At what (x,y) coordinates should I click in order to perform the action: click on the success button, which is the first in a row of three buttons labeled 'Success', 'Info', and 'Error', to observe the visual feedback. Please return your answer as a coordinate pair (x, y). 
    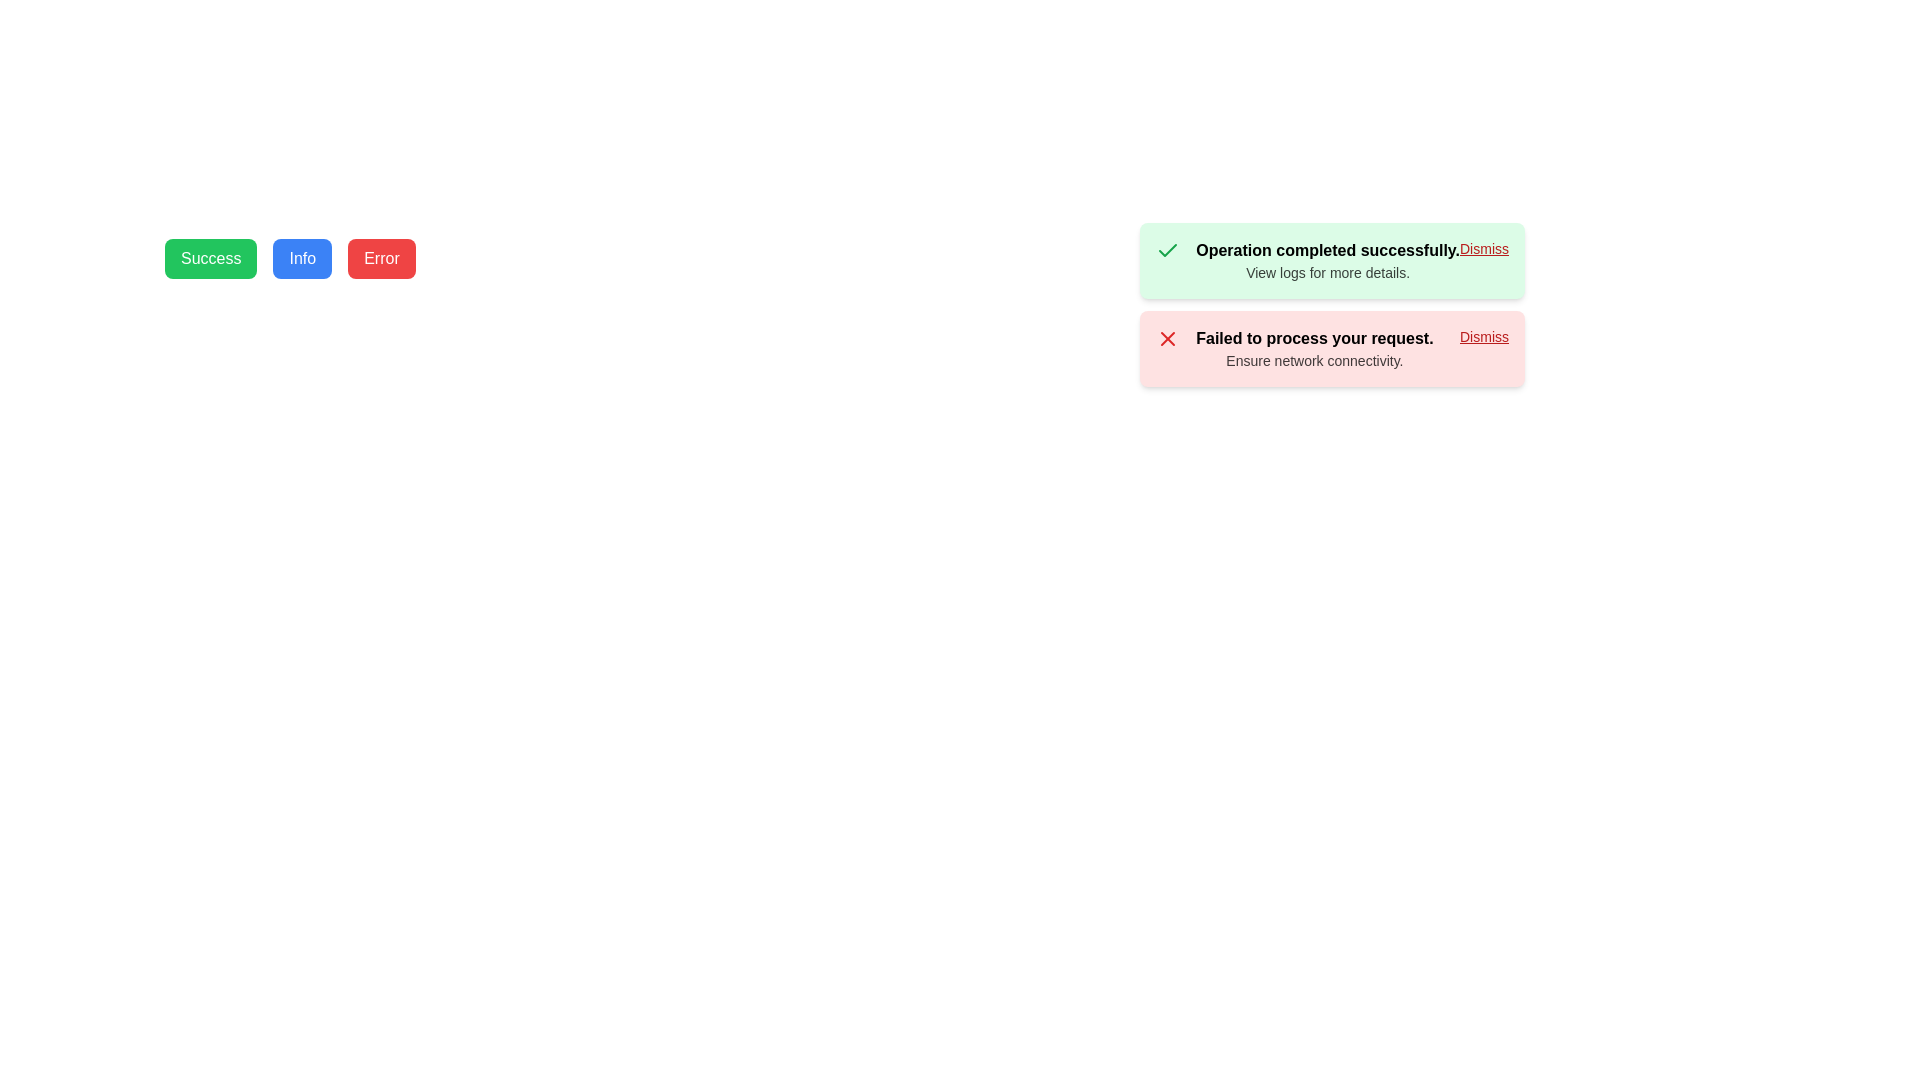
    Looking at the image, I should click on (211, 257).